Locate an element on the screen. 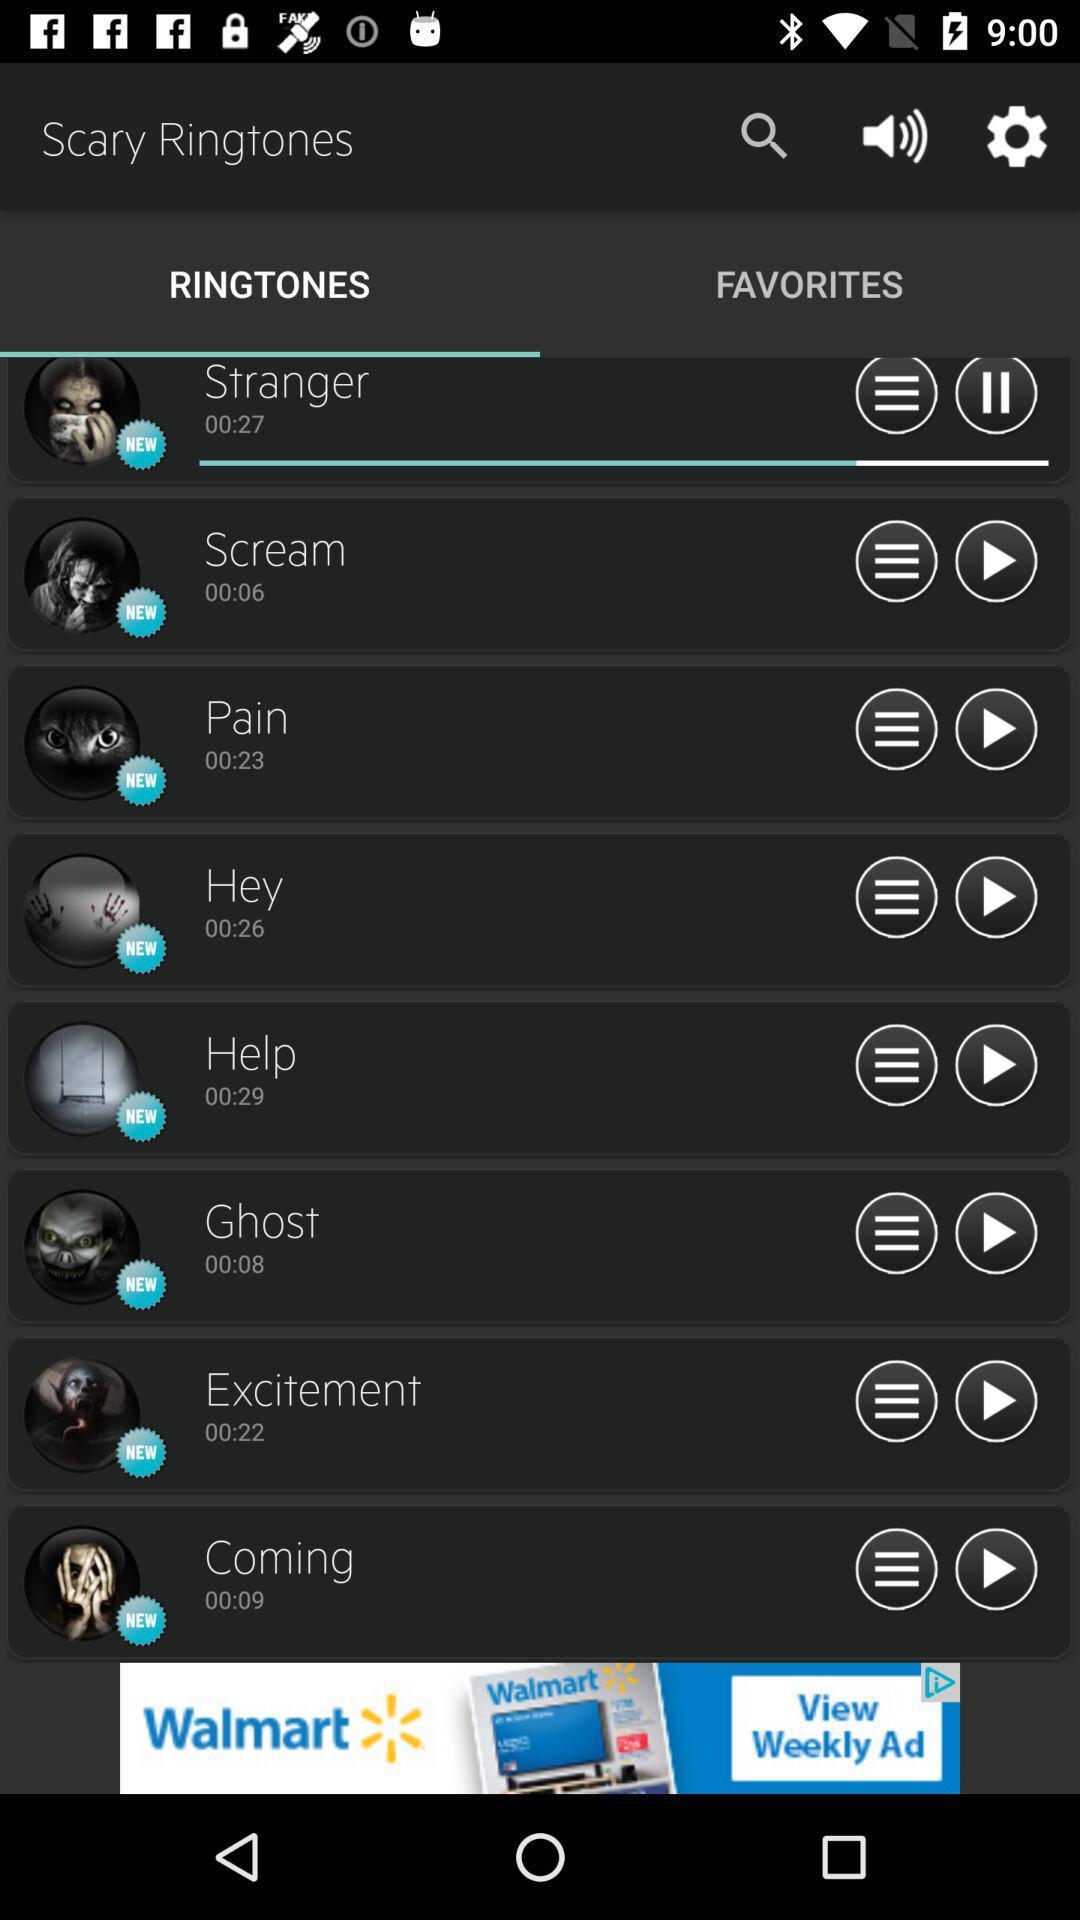 This screenshot has height=1920, width=1080. excitement as your ringtone is located at coordinates (80, 1415).